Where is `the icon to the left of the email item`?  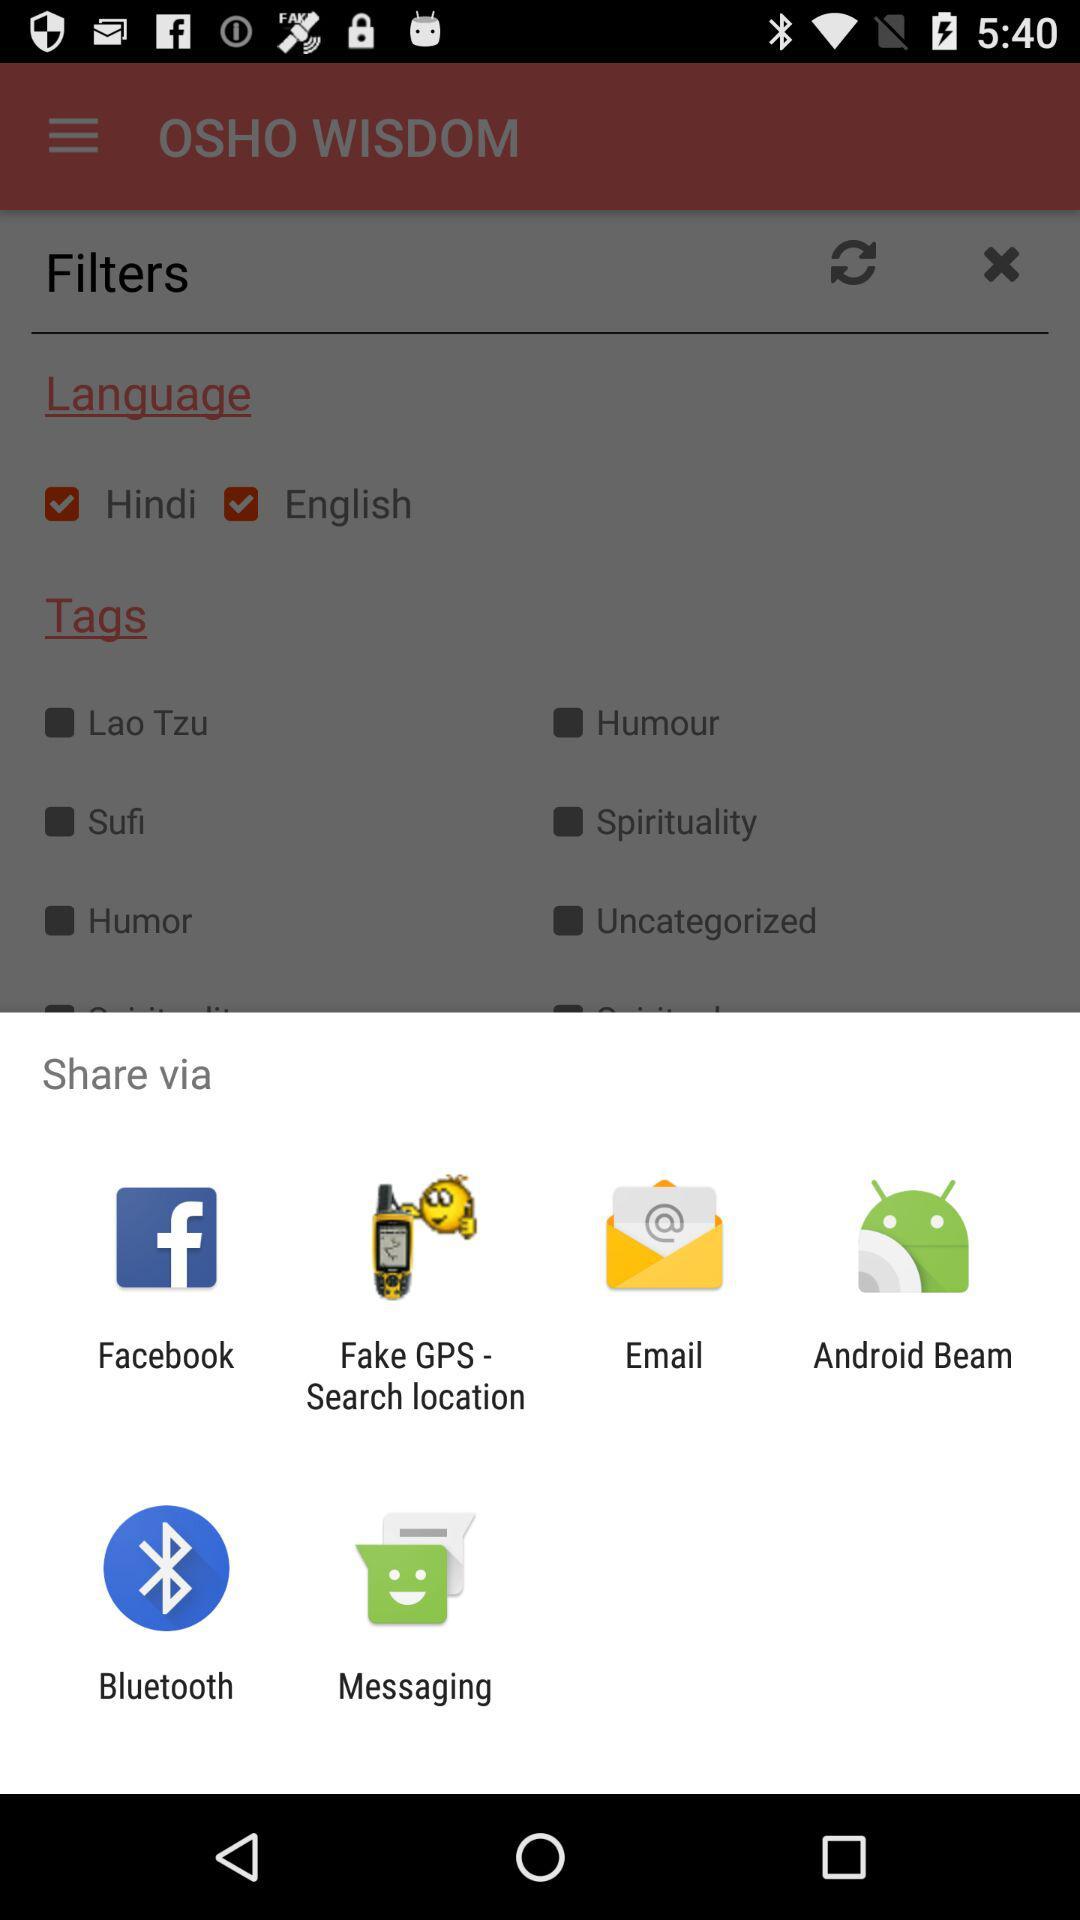 the icon to the left of the email item is located at coordinates (414, 1374).